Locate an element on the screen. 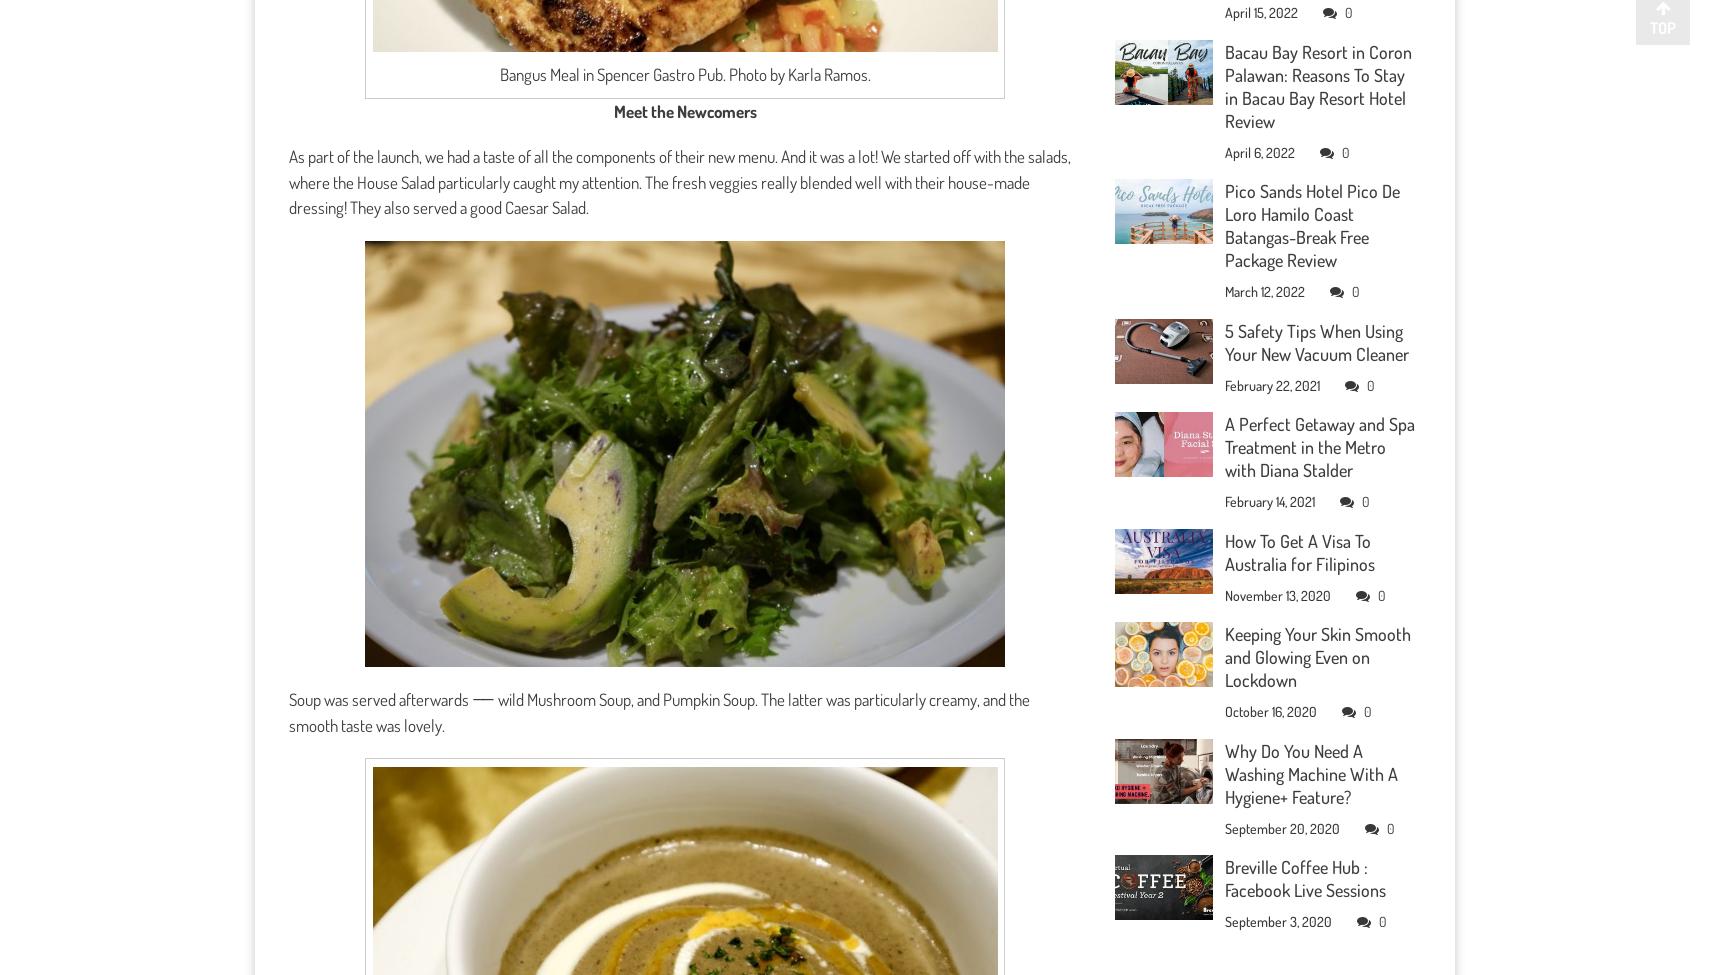  'Meet the Newcomers' is located at coordinates (613, 109).